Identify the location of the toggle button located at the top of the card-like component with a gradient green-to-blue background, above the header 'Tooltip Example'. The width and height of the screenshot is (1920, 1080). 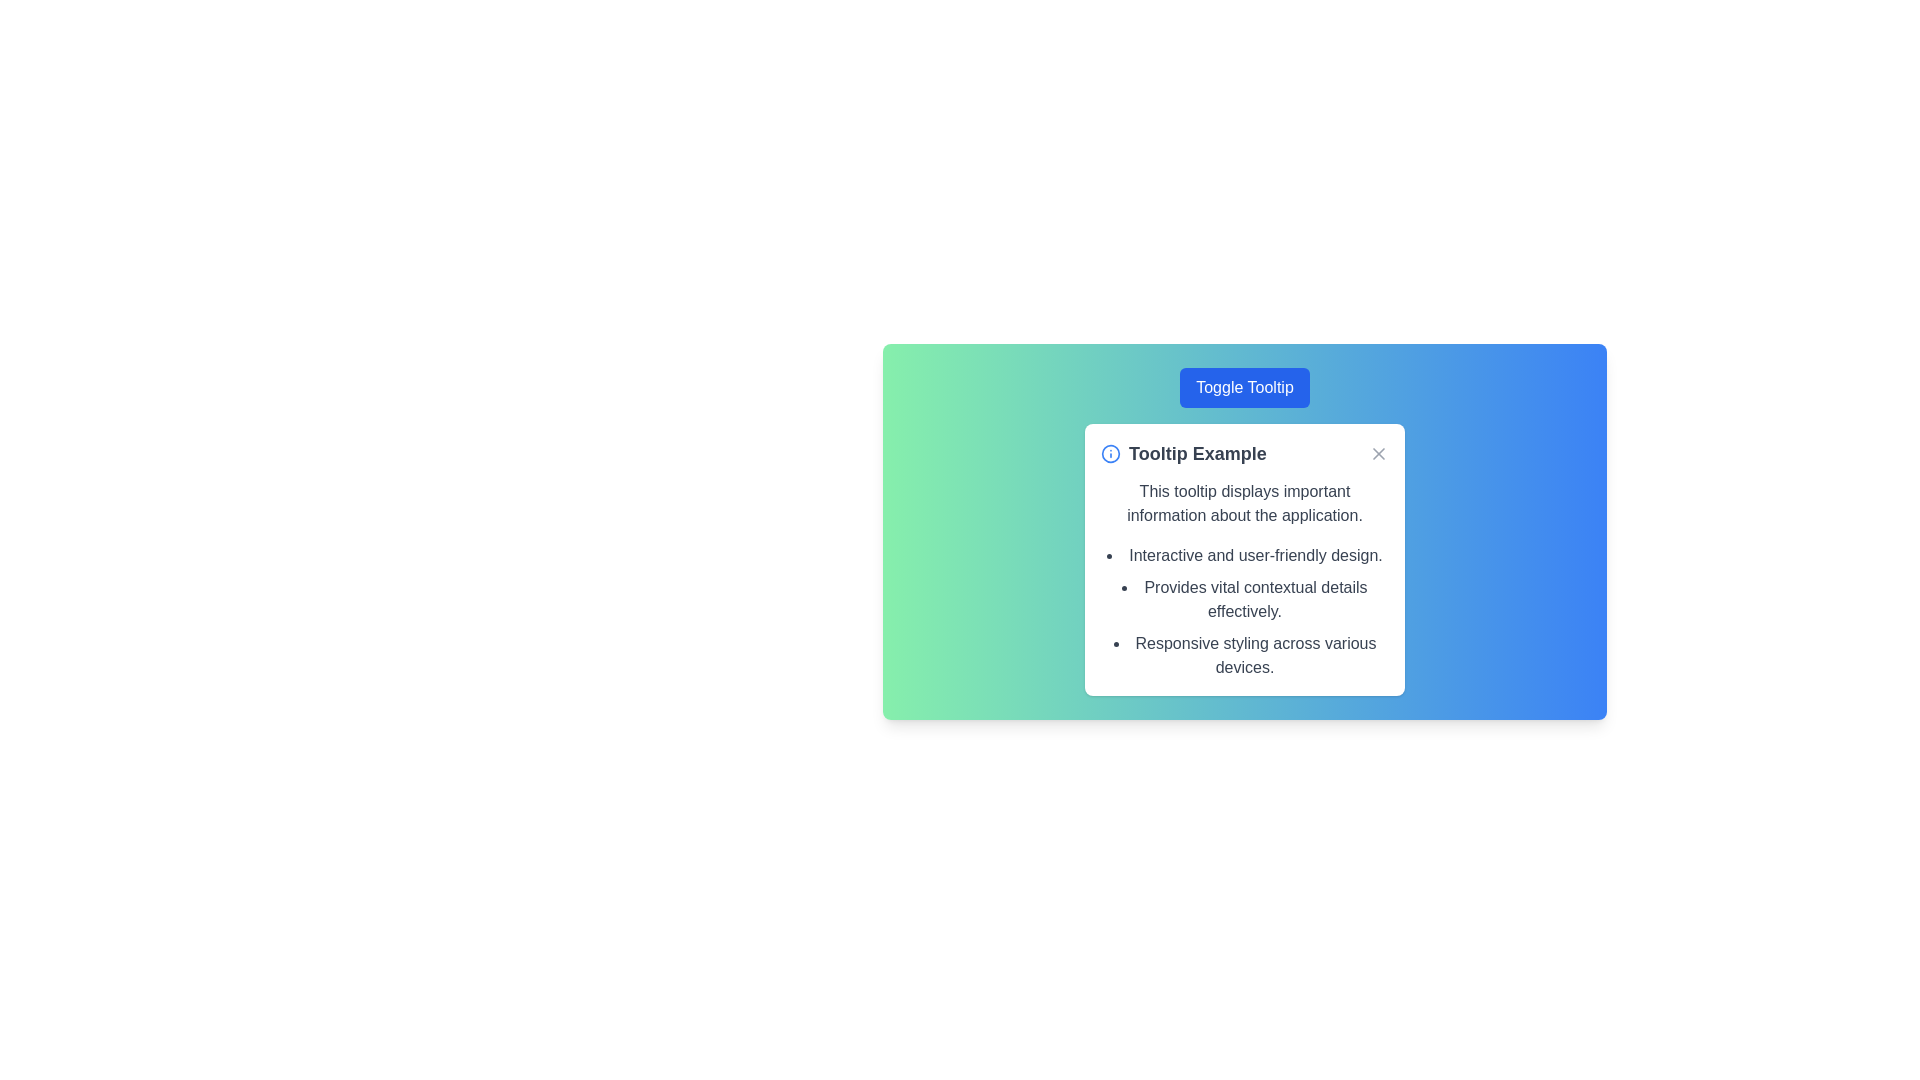
(1243, 388).